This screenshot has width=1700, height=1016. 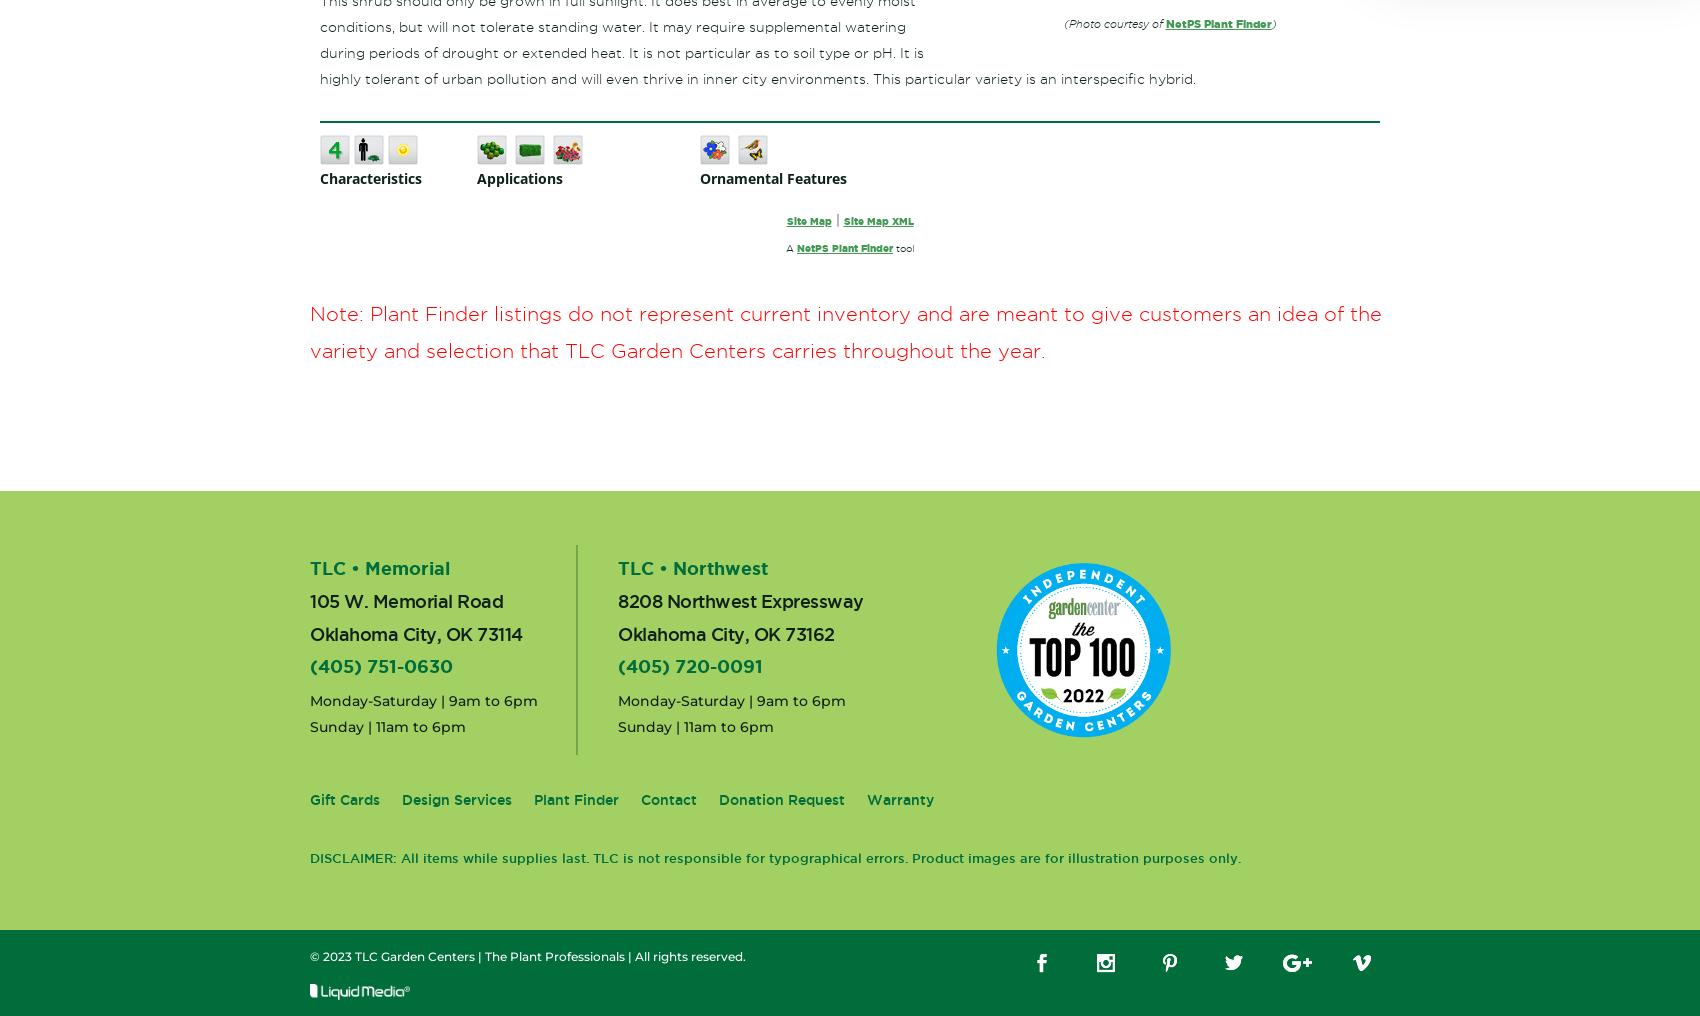 What do you see at coordinates (414, 633) in the screenshot?
I see `'Oklahoma City, OK 73114'` at bounding box center [414, 633].